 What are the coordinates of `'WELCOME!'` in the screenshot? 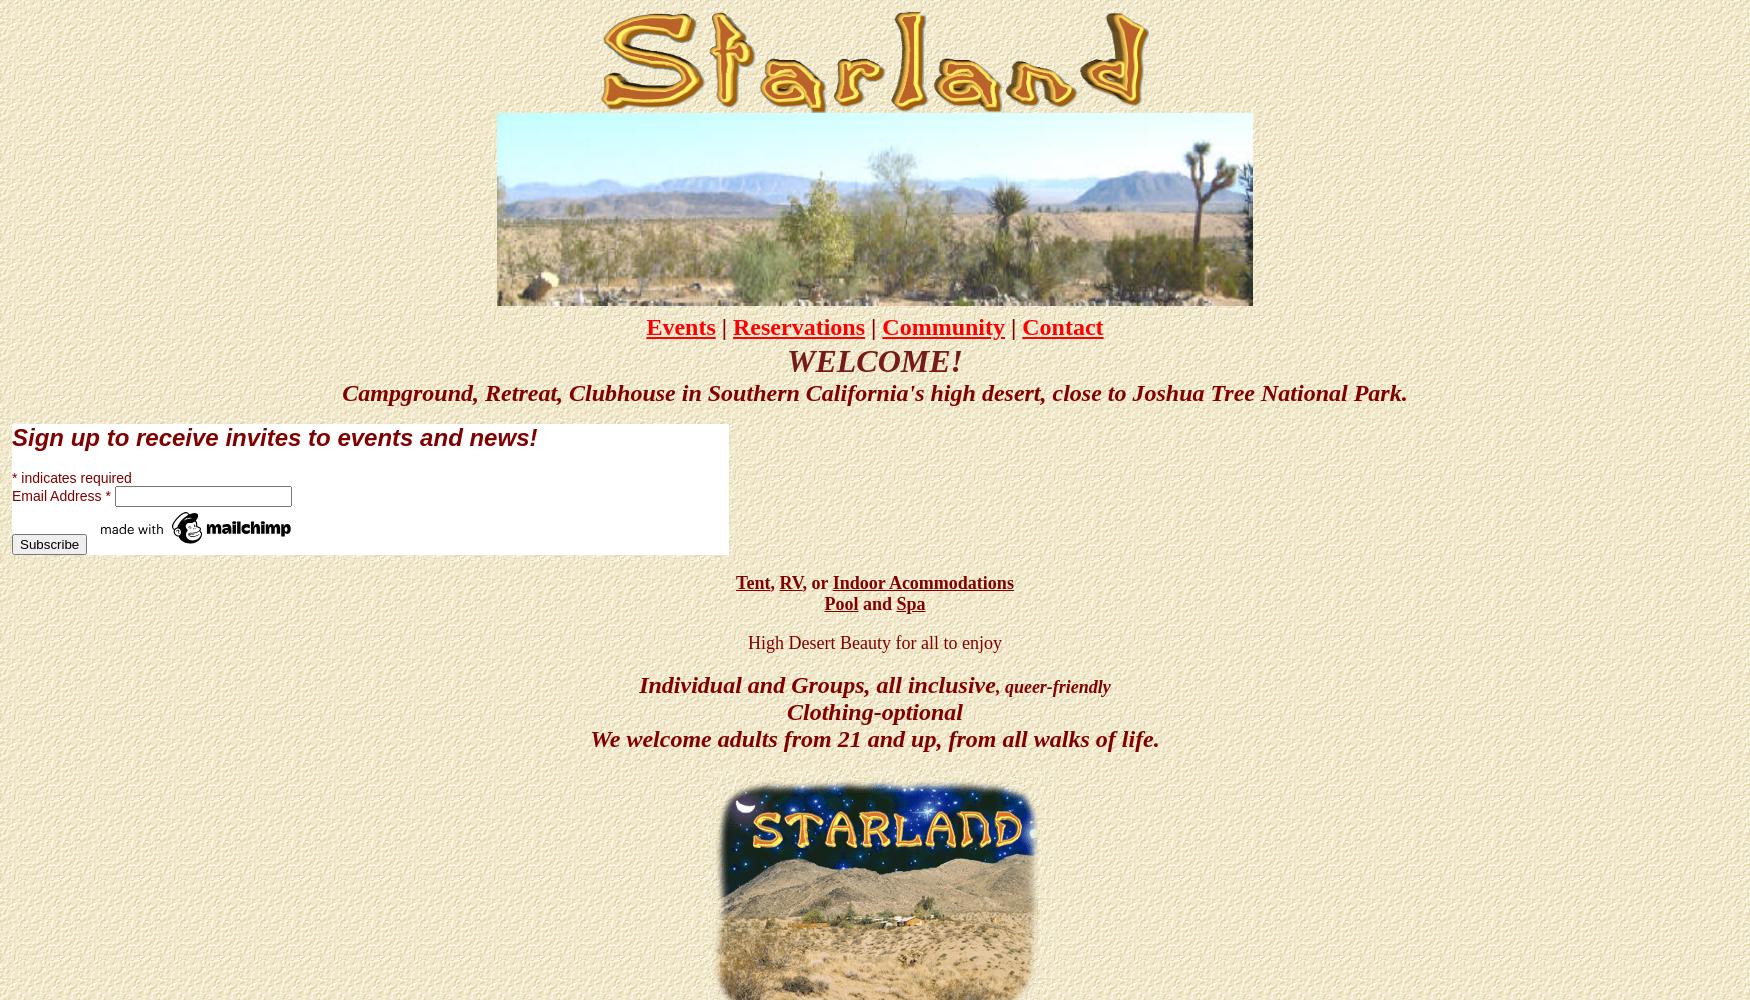 It's located at (874, 360).